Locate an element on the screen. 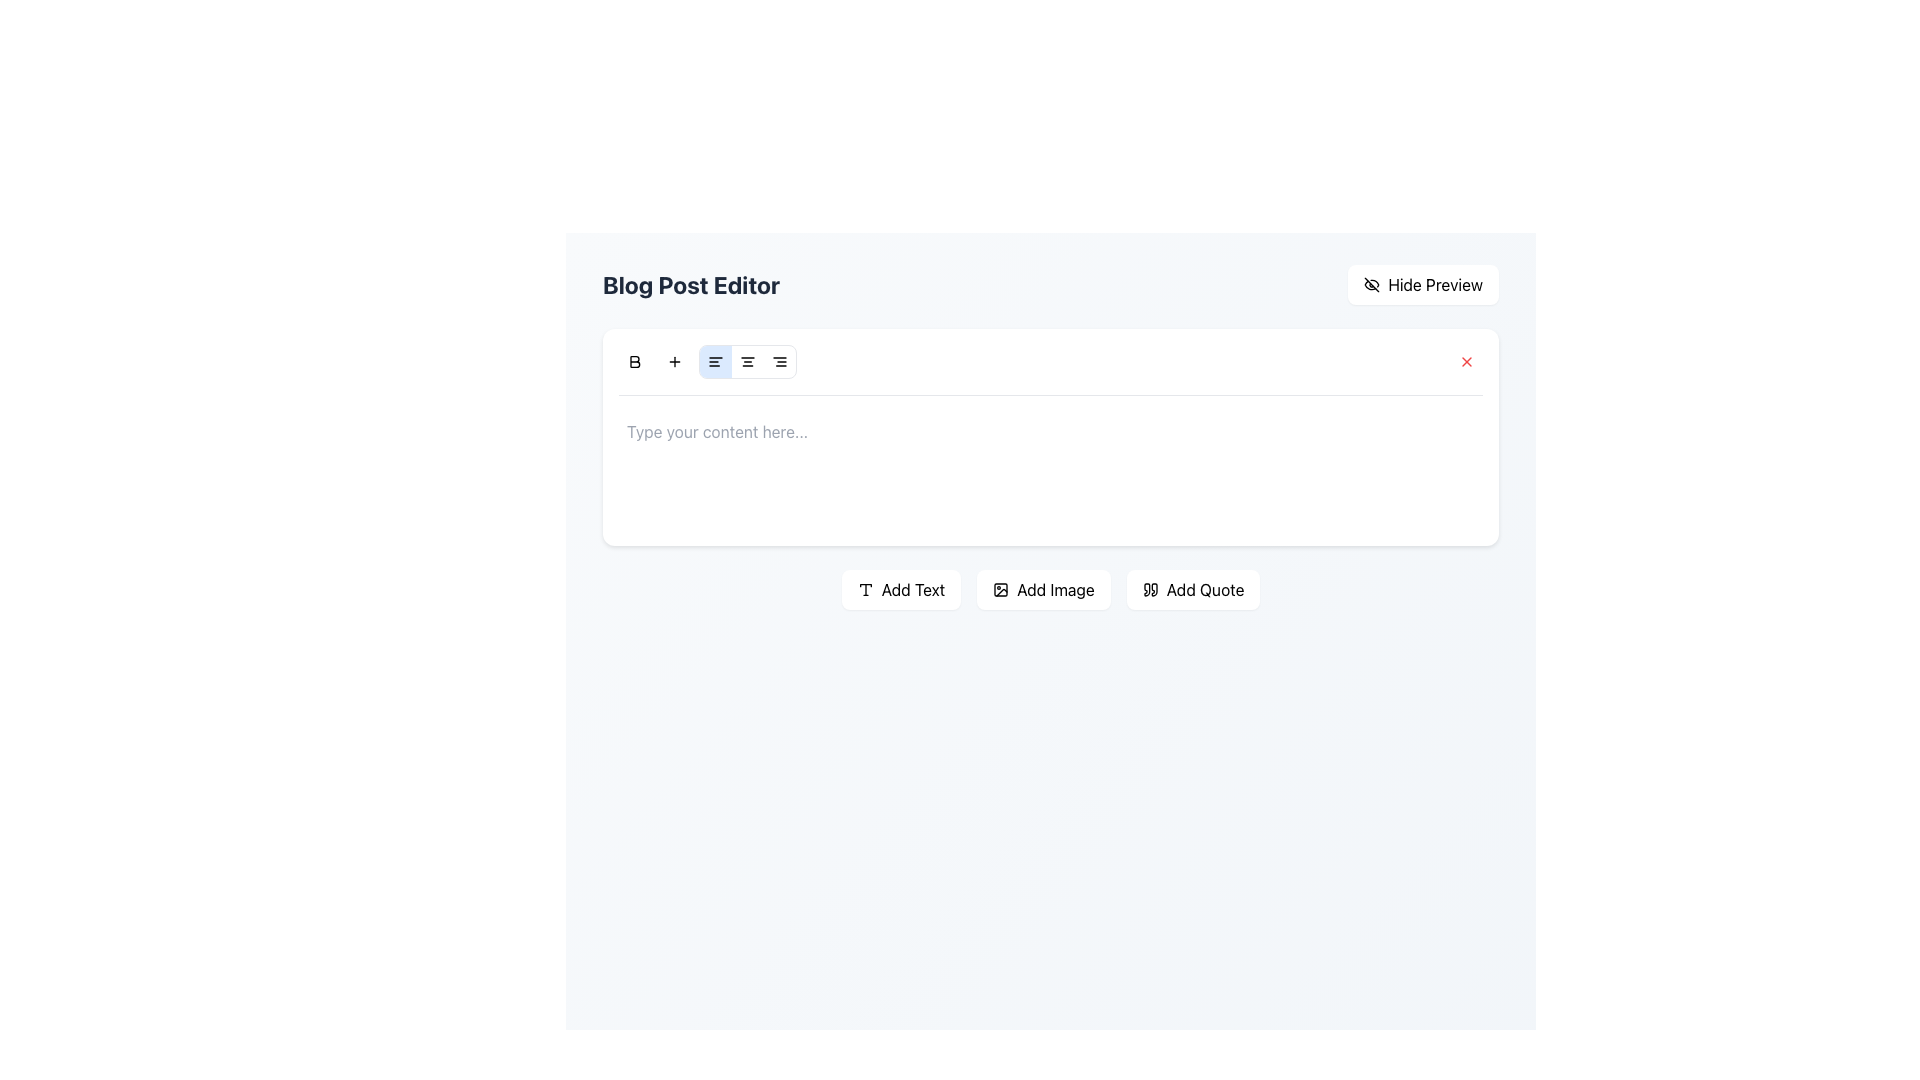  the Graphic SVG rectangle that serves as a visual element in an SVG graphic, contributing to the representation of an icon is located at coordinates (1001, 589).